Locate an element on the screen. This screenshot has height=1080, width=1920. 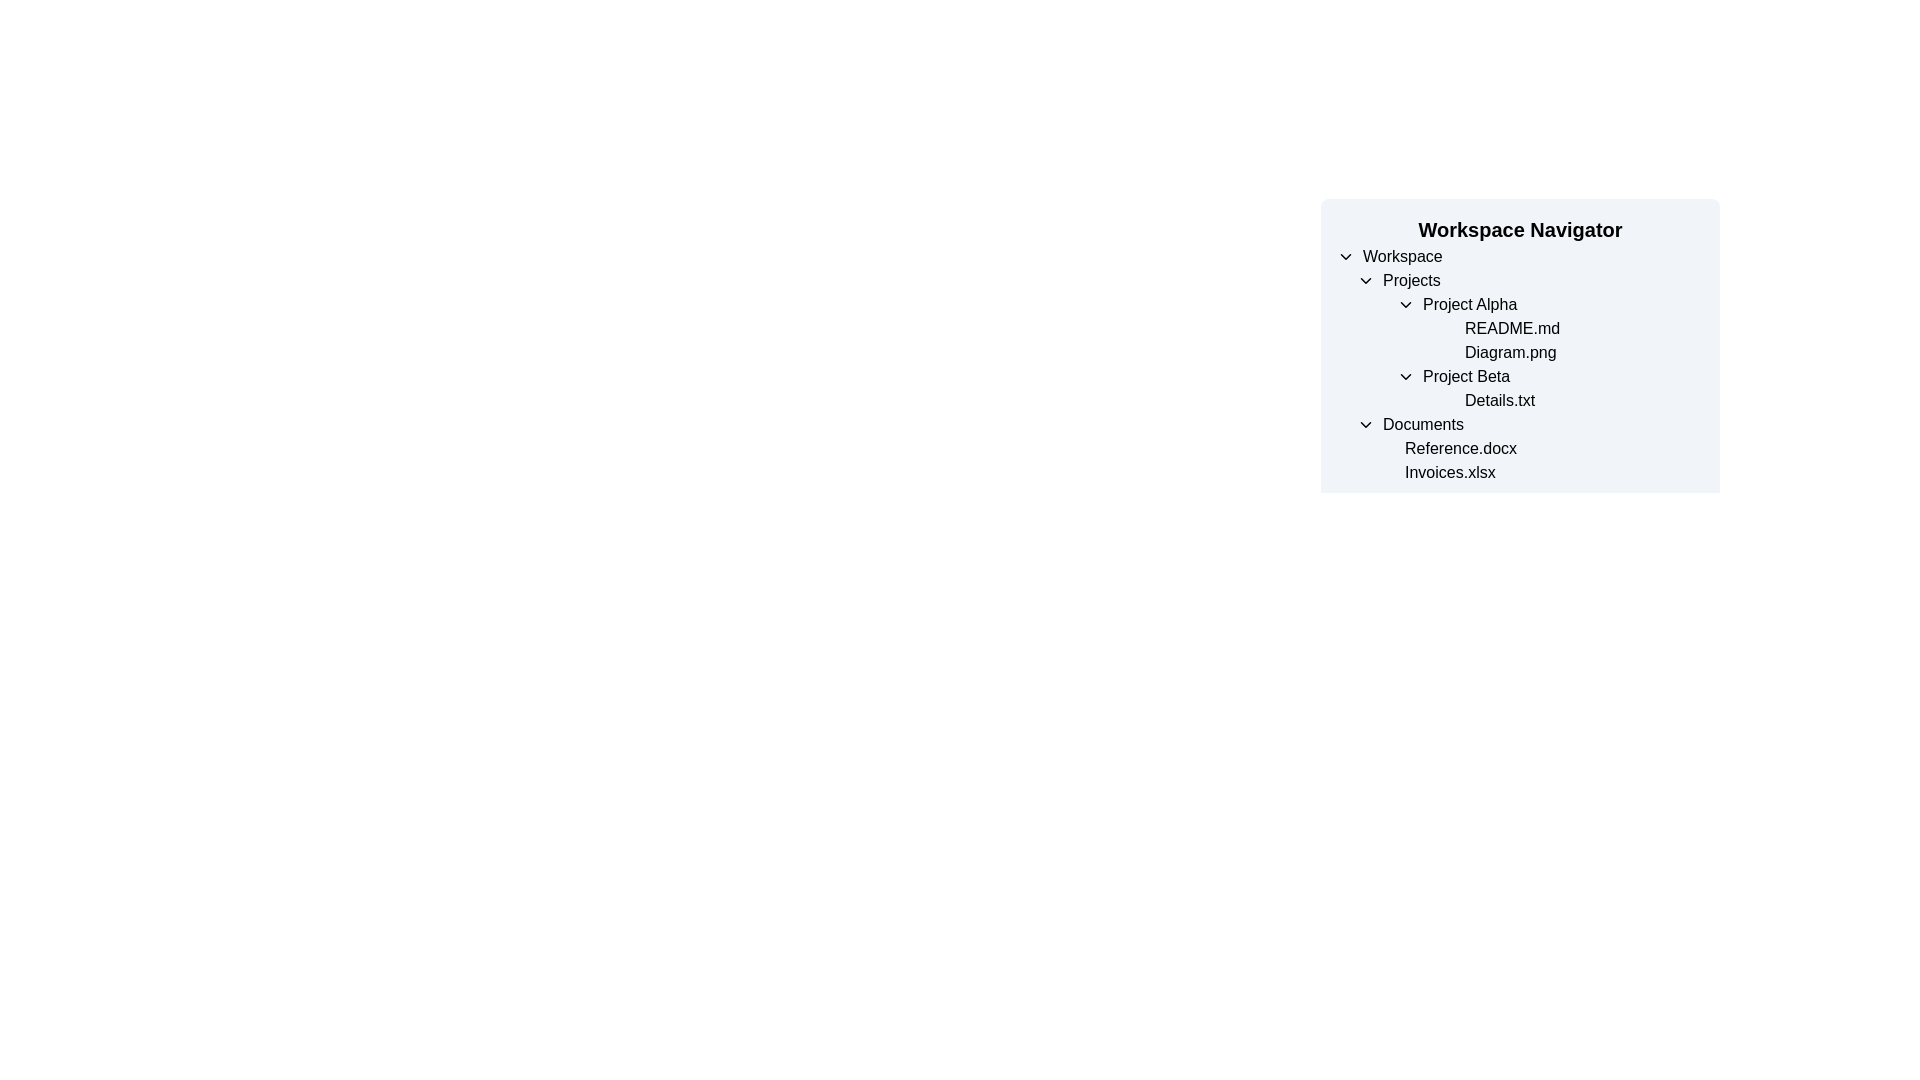
the text label for 'README.md' located under 'Project Alpha' in the 'Workspace Navigator' is located at coordinates (1512, 327).